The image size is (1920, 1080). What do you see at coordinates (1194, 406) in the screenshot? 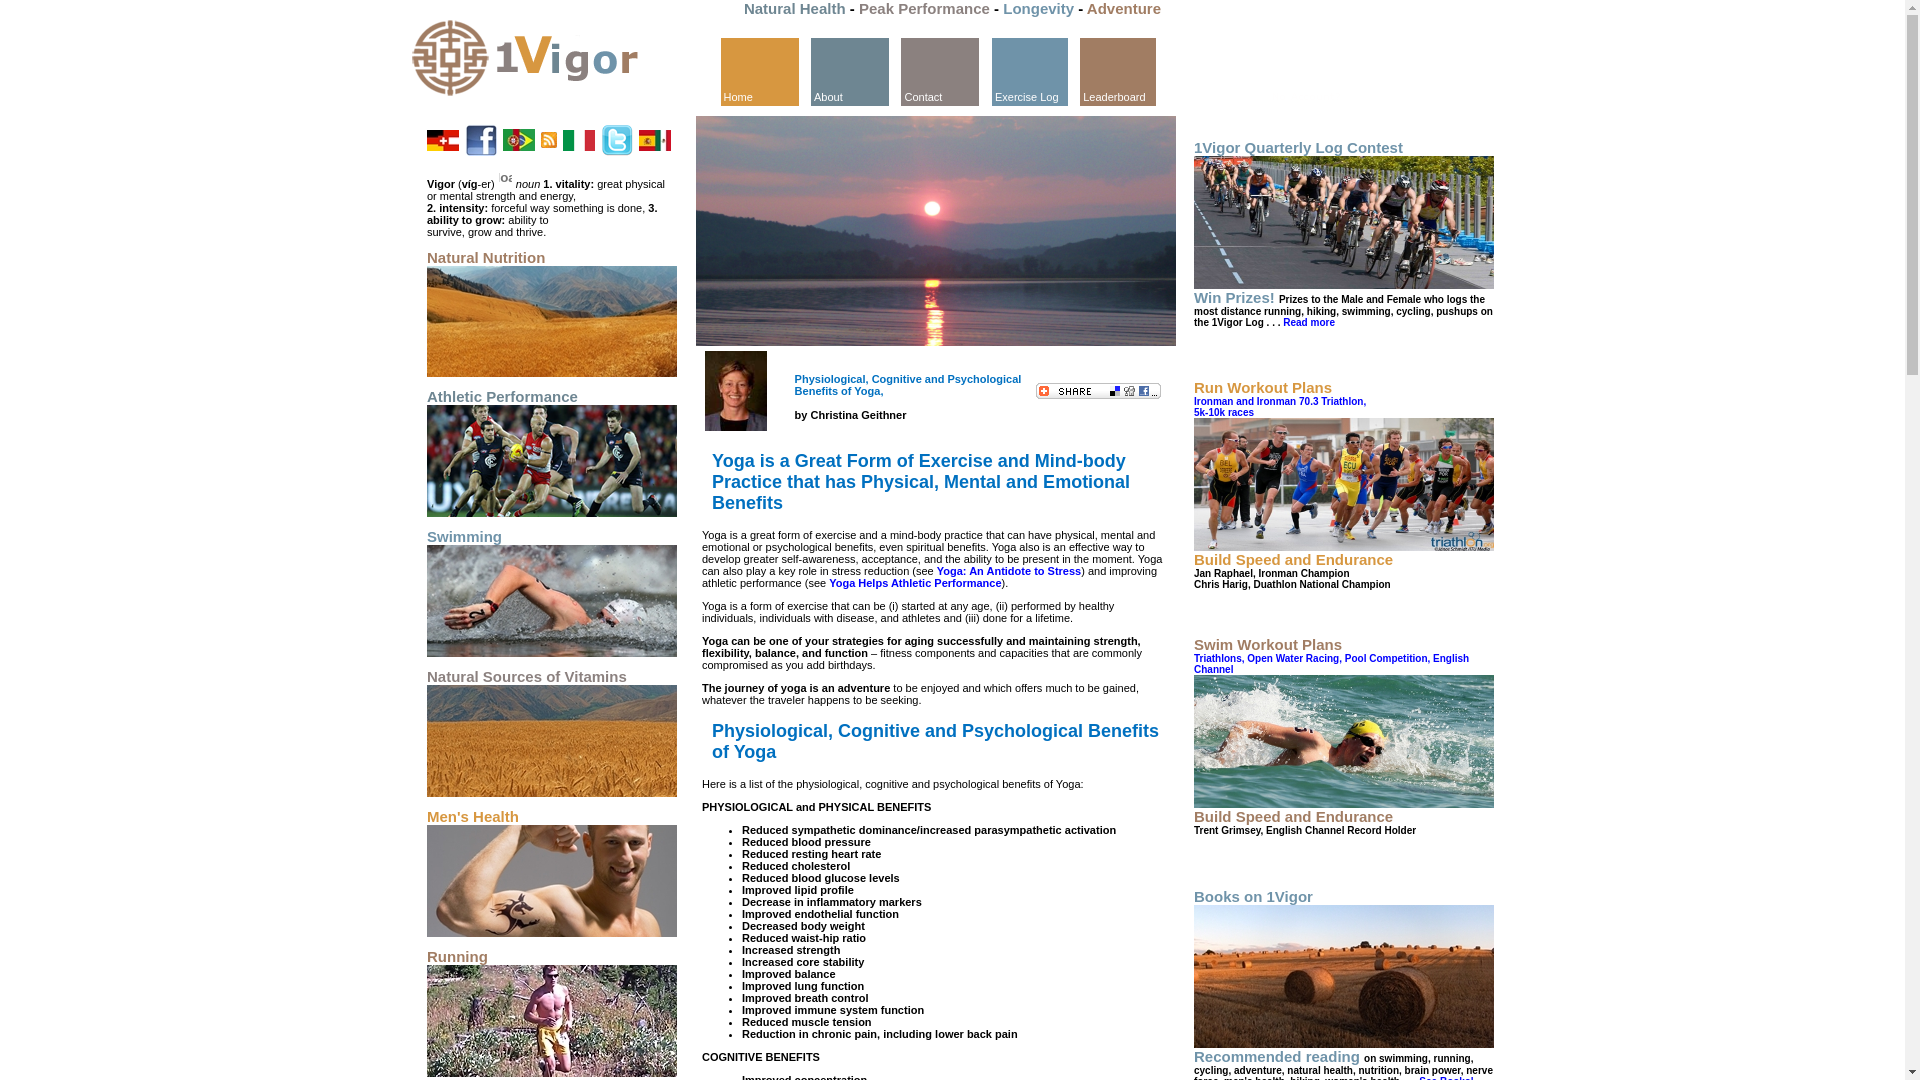
I see `'Ironman and Ironman 70.3 Triathlon,` at bounding box center [1194, 406].